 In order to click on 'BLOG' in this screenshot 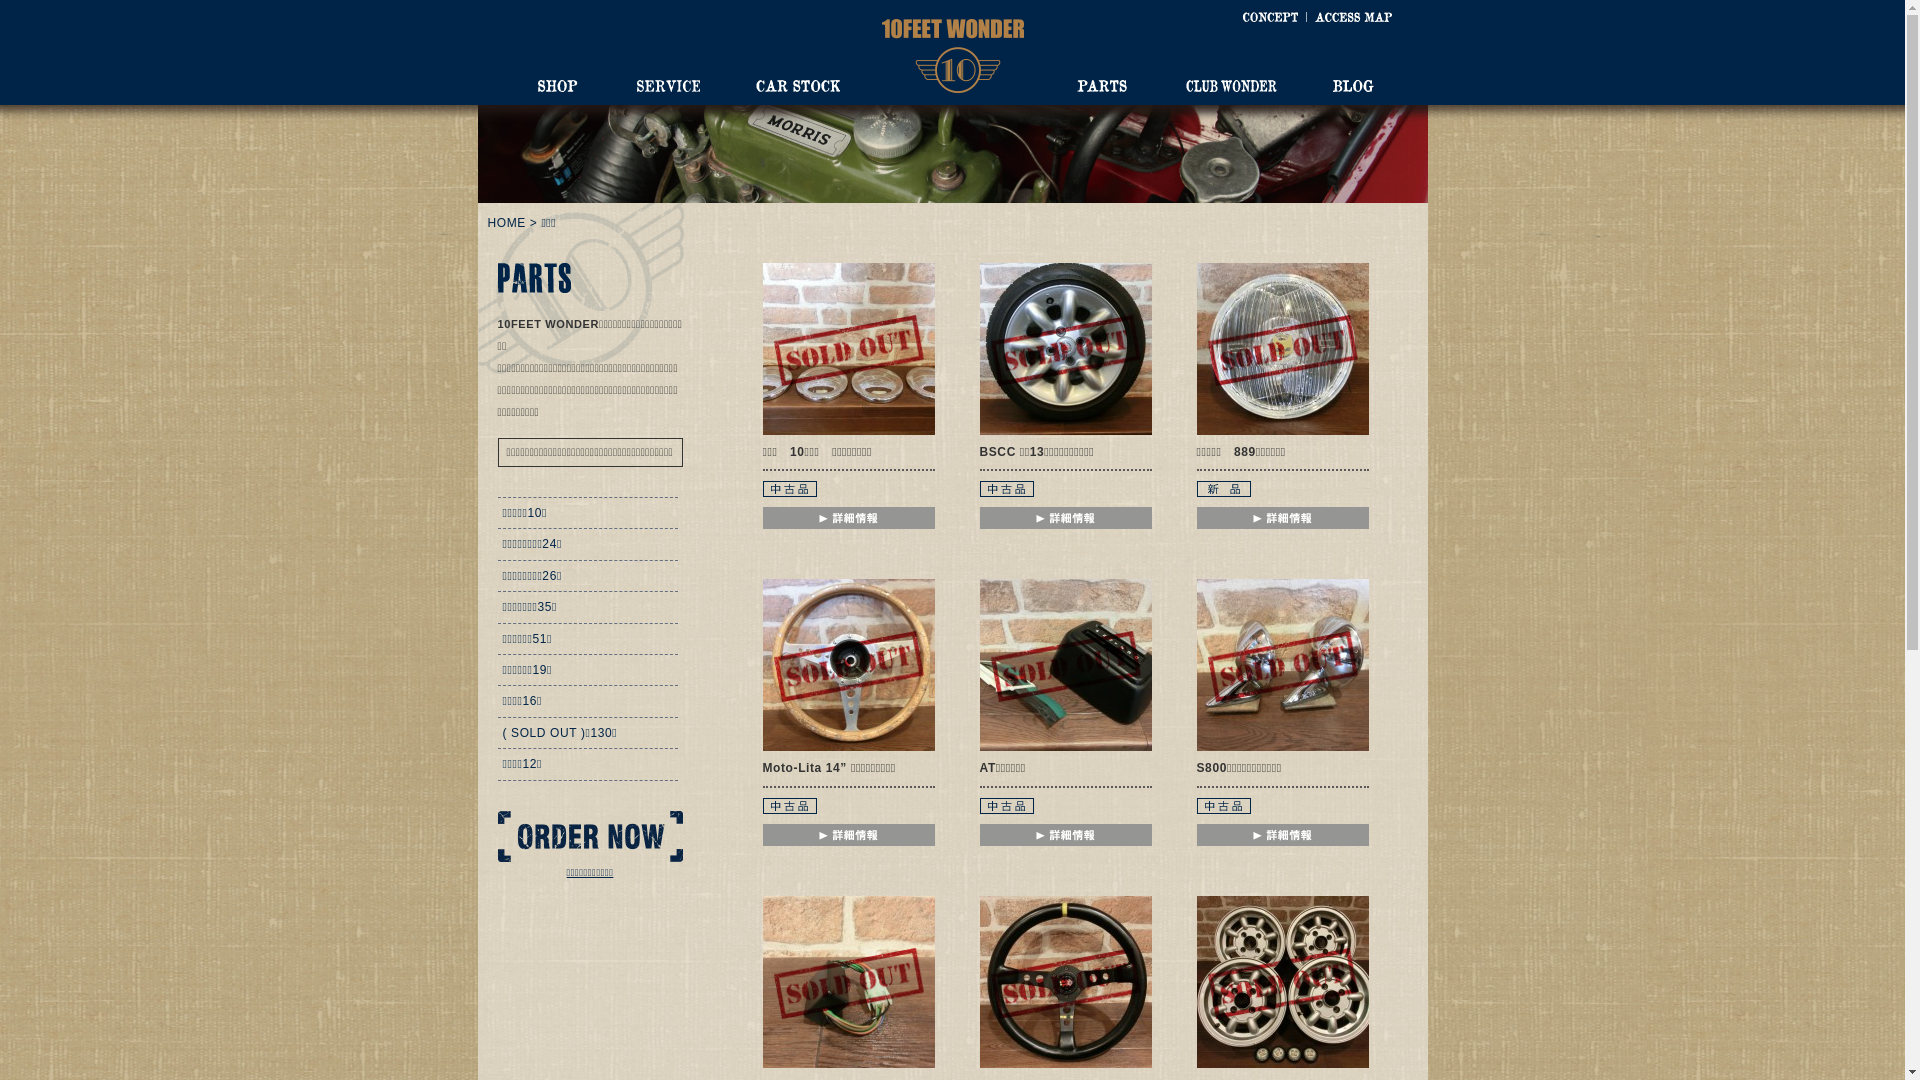, I will do `click(1352, 84)`.